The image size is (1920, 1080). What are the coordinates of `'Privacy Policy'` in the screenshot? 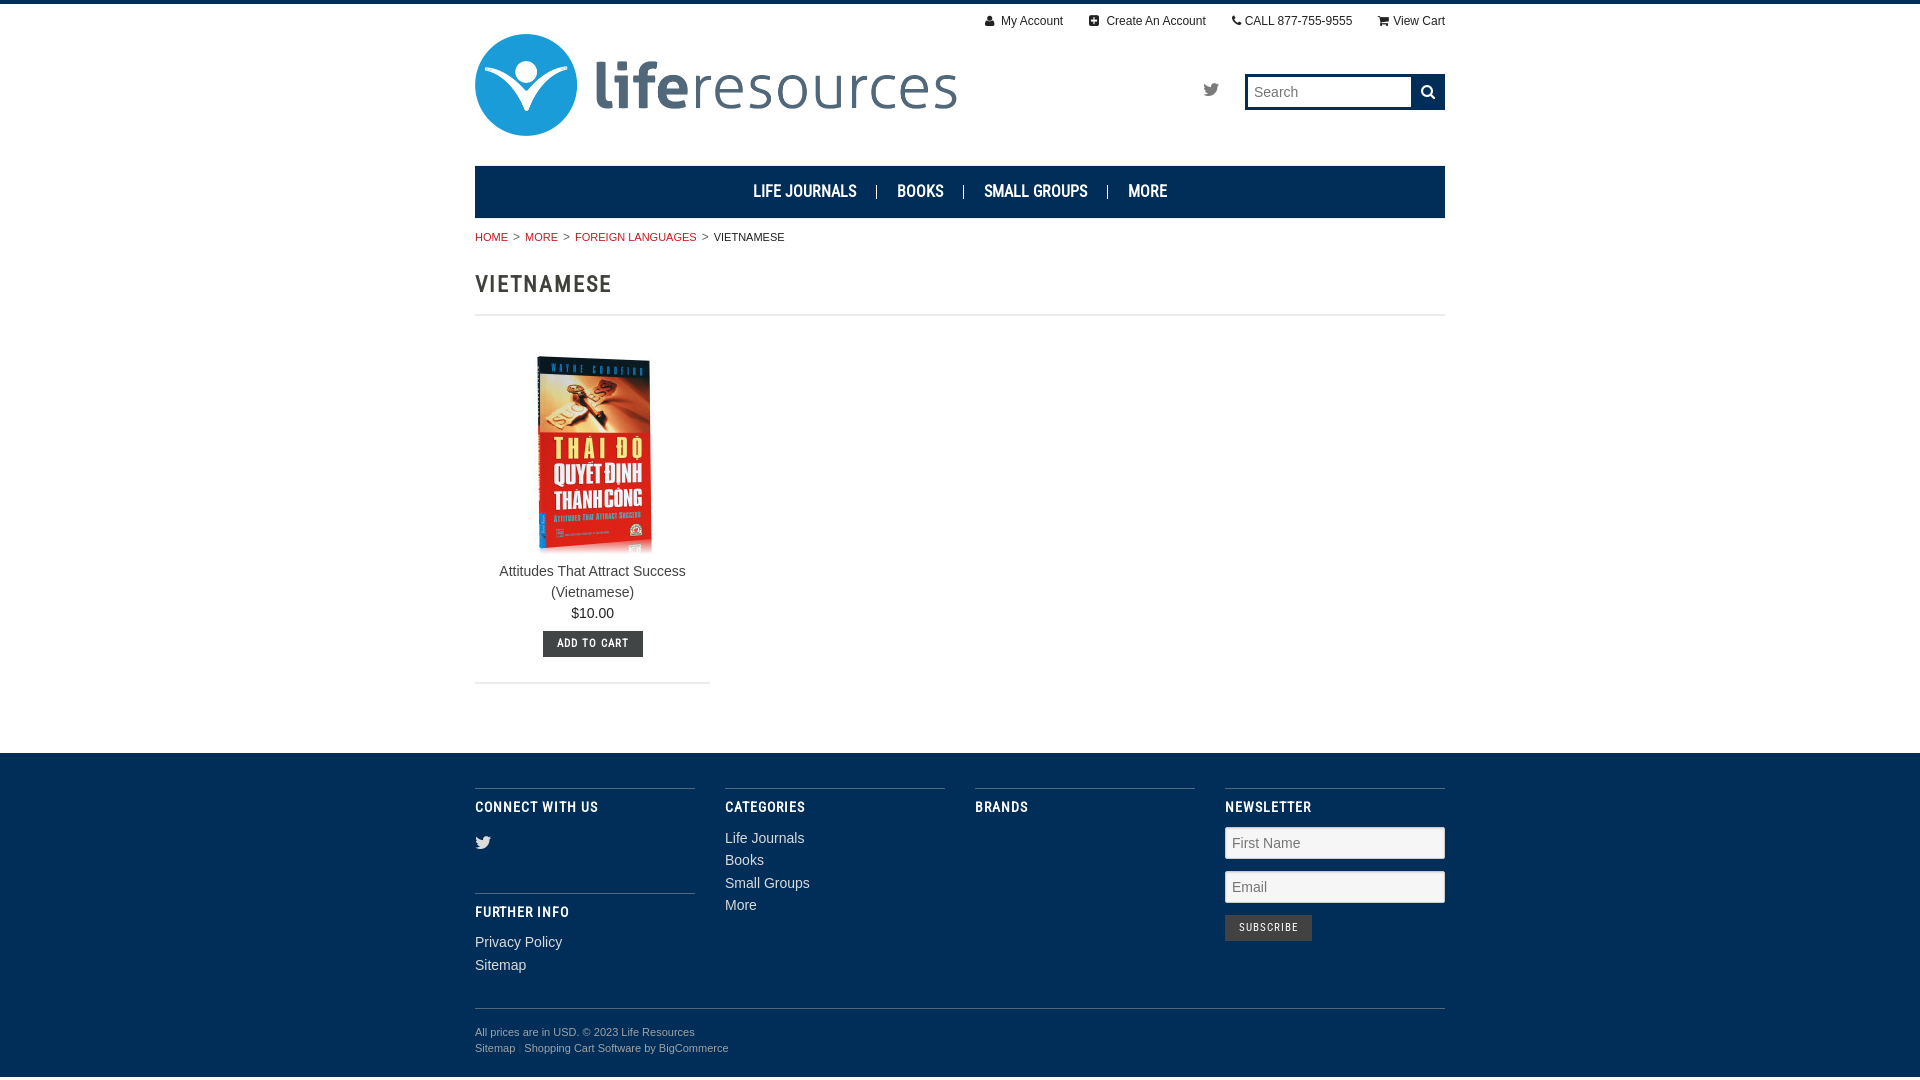 It's located at (518, 941).